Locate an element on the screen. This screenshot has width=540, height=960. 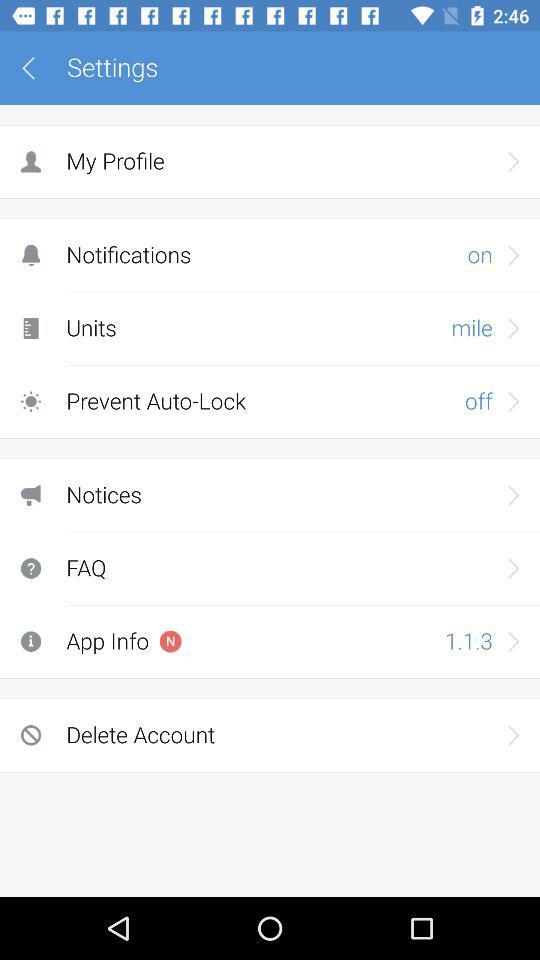
the arrow_backward icon is located at coordinates (35, 68).